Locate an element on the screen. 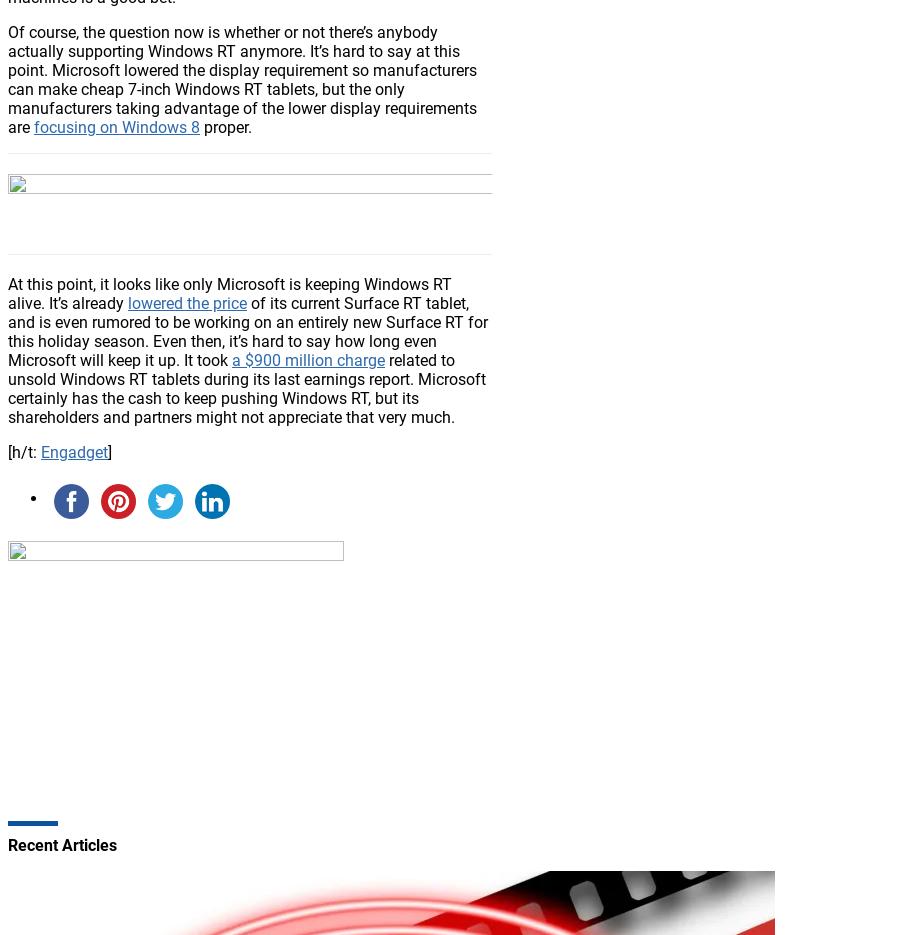 The image size is (914, 935). 'SharingEconomyTrends' is located at coordinates (173, 579).